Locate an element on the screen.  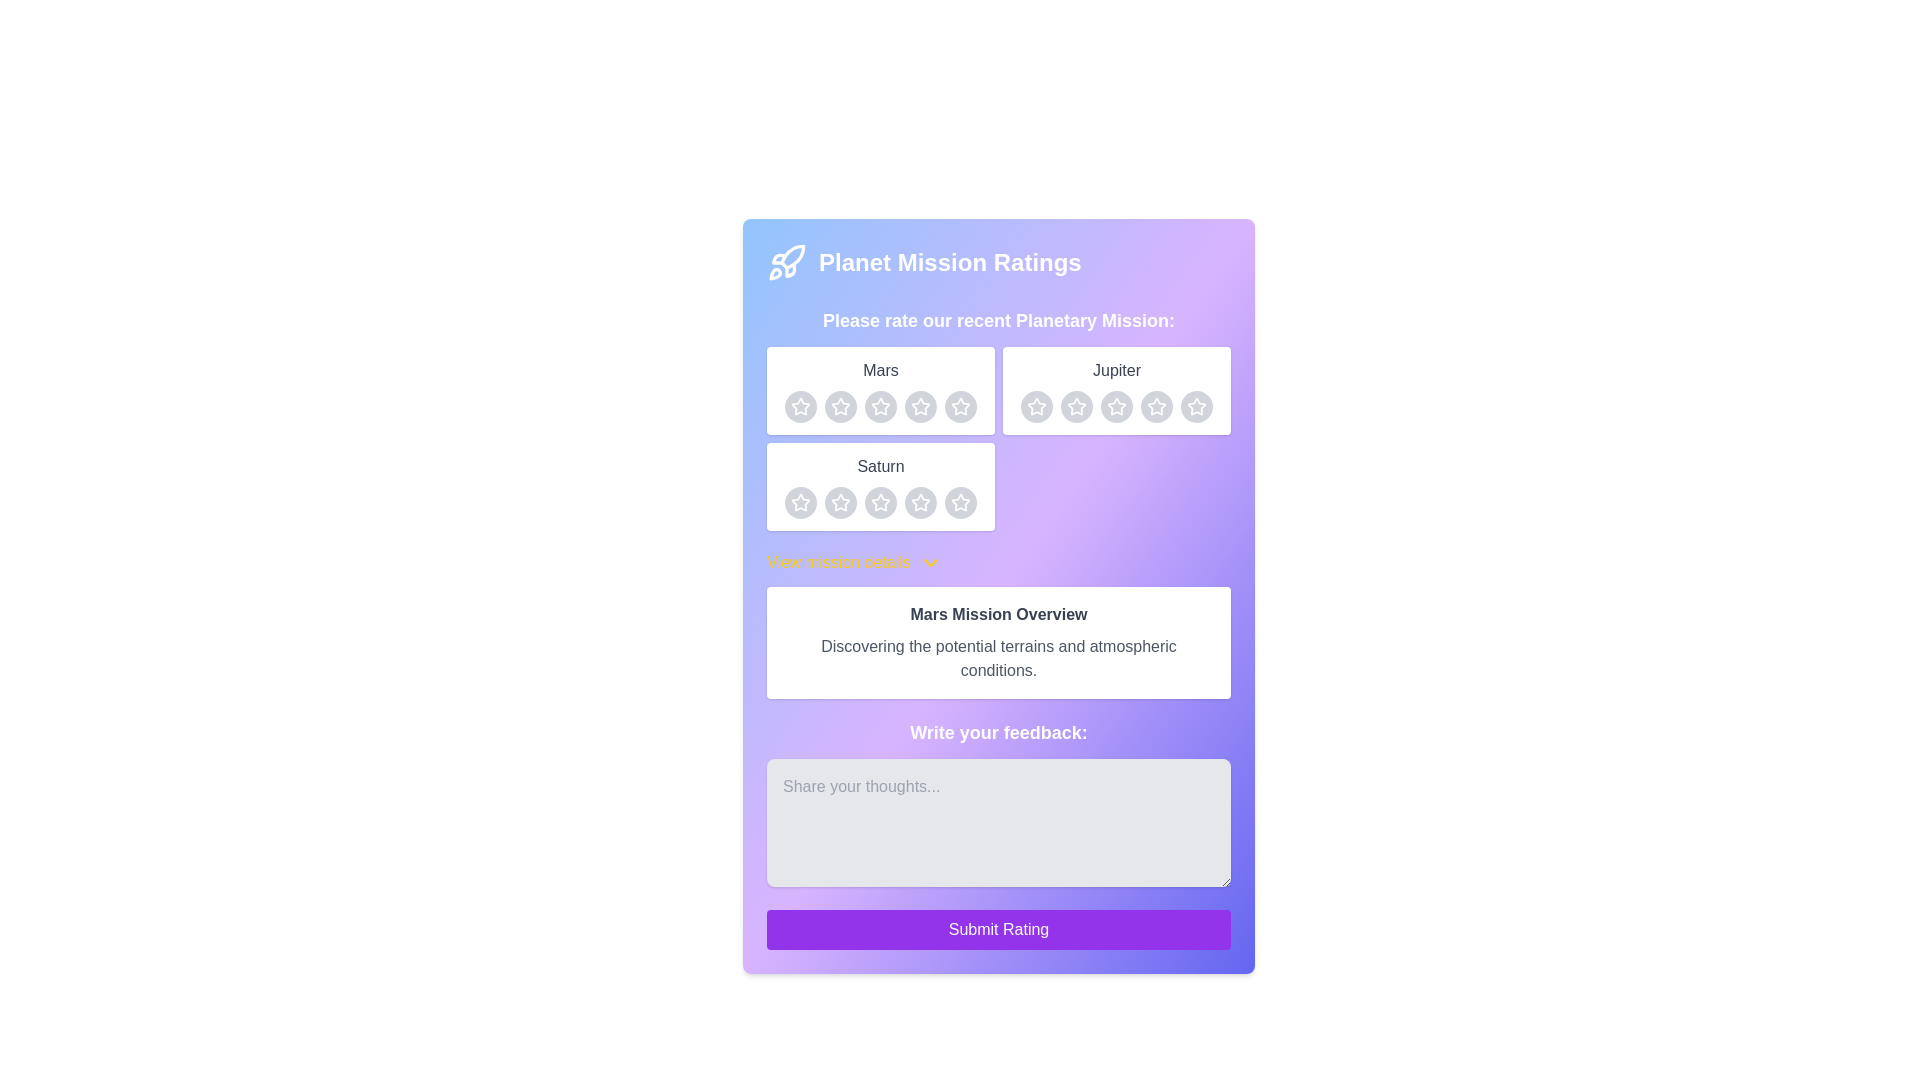
the third rating star icon in the Saturn section of the rating interface is located at coordinates (880, 501).